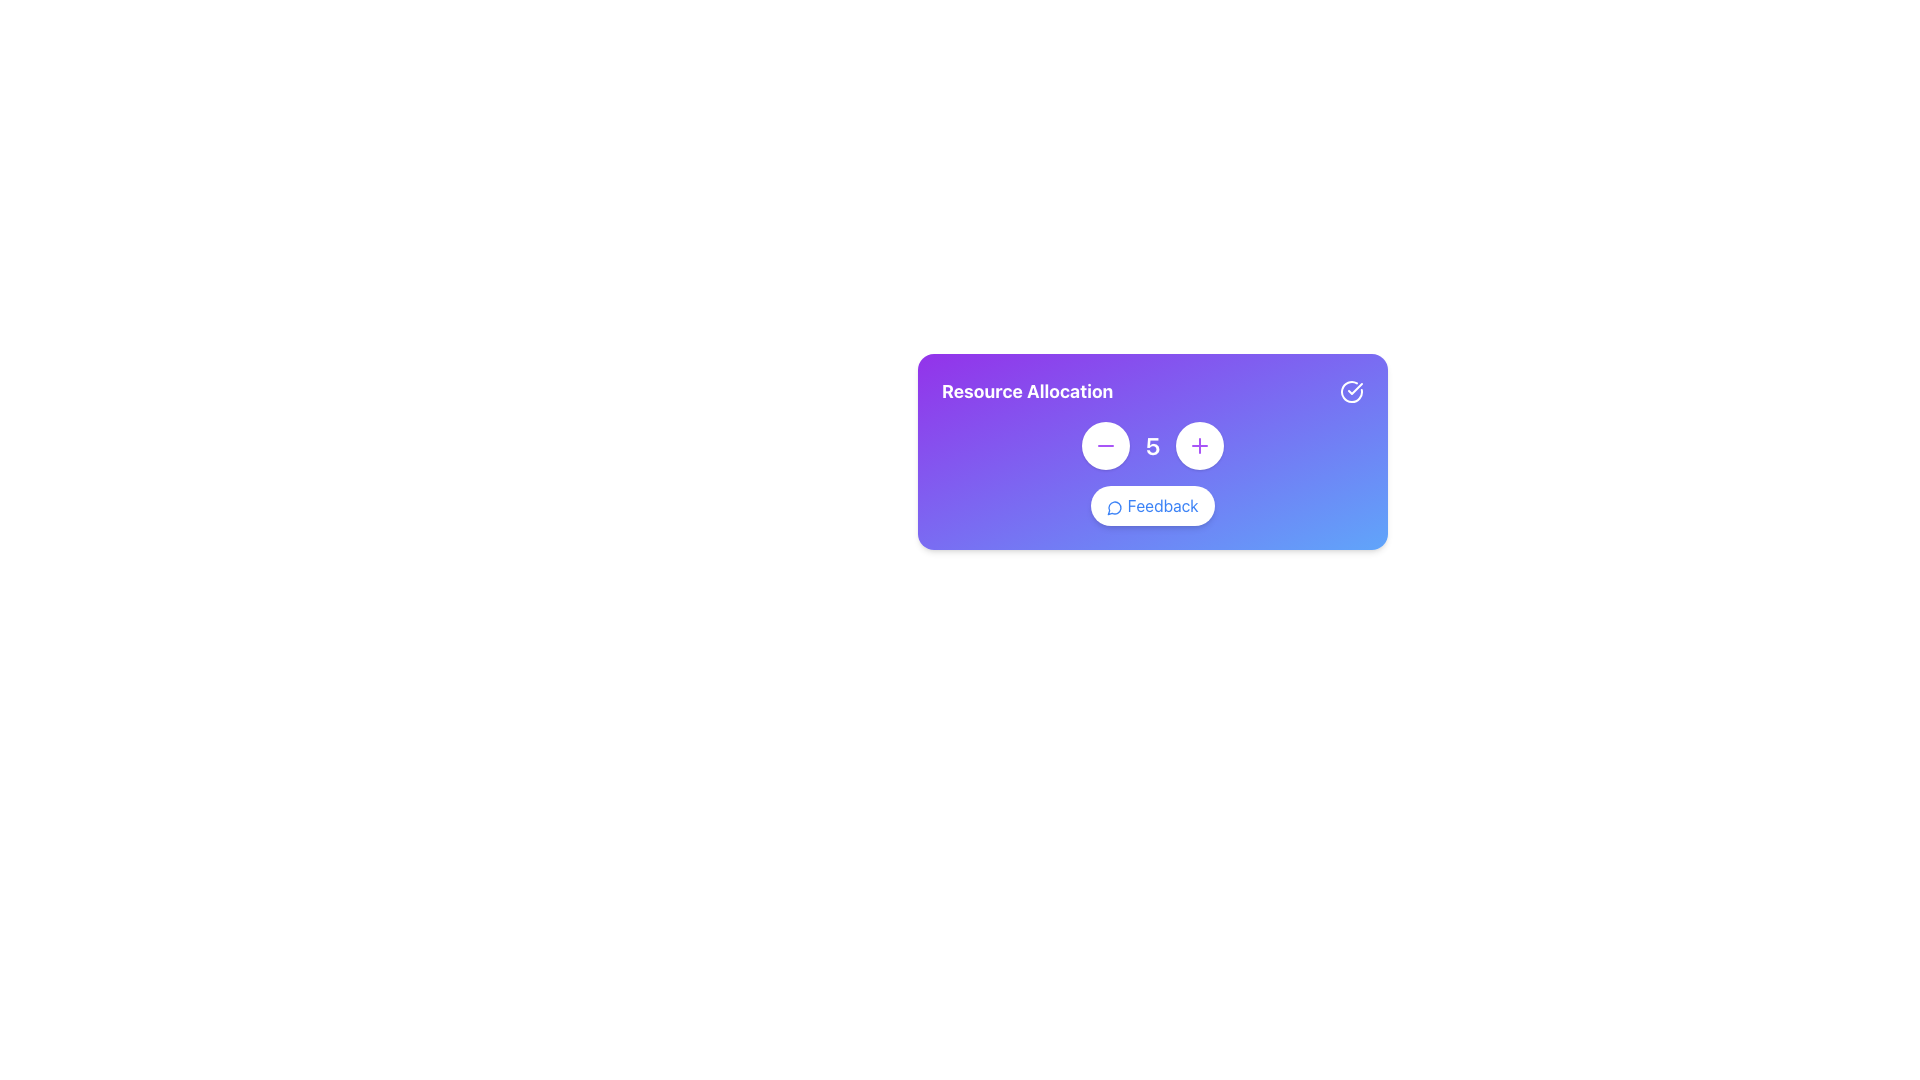  I want to click on the feedback button located at the bottom center of the panel, distinguished by its white background and blue text, to initiate feedback submission, so click(1152, 504).